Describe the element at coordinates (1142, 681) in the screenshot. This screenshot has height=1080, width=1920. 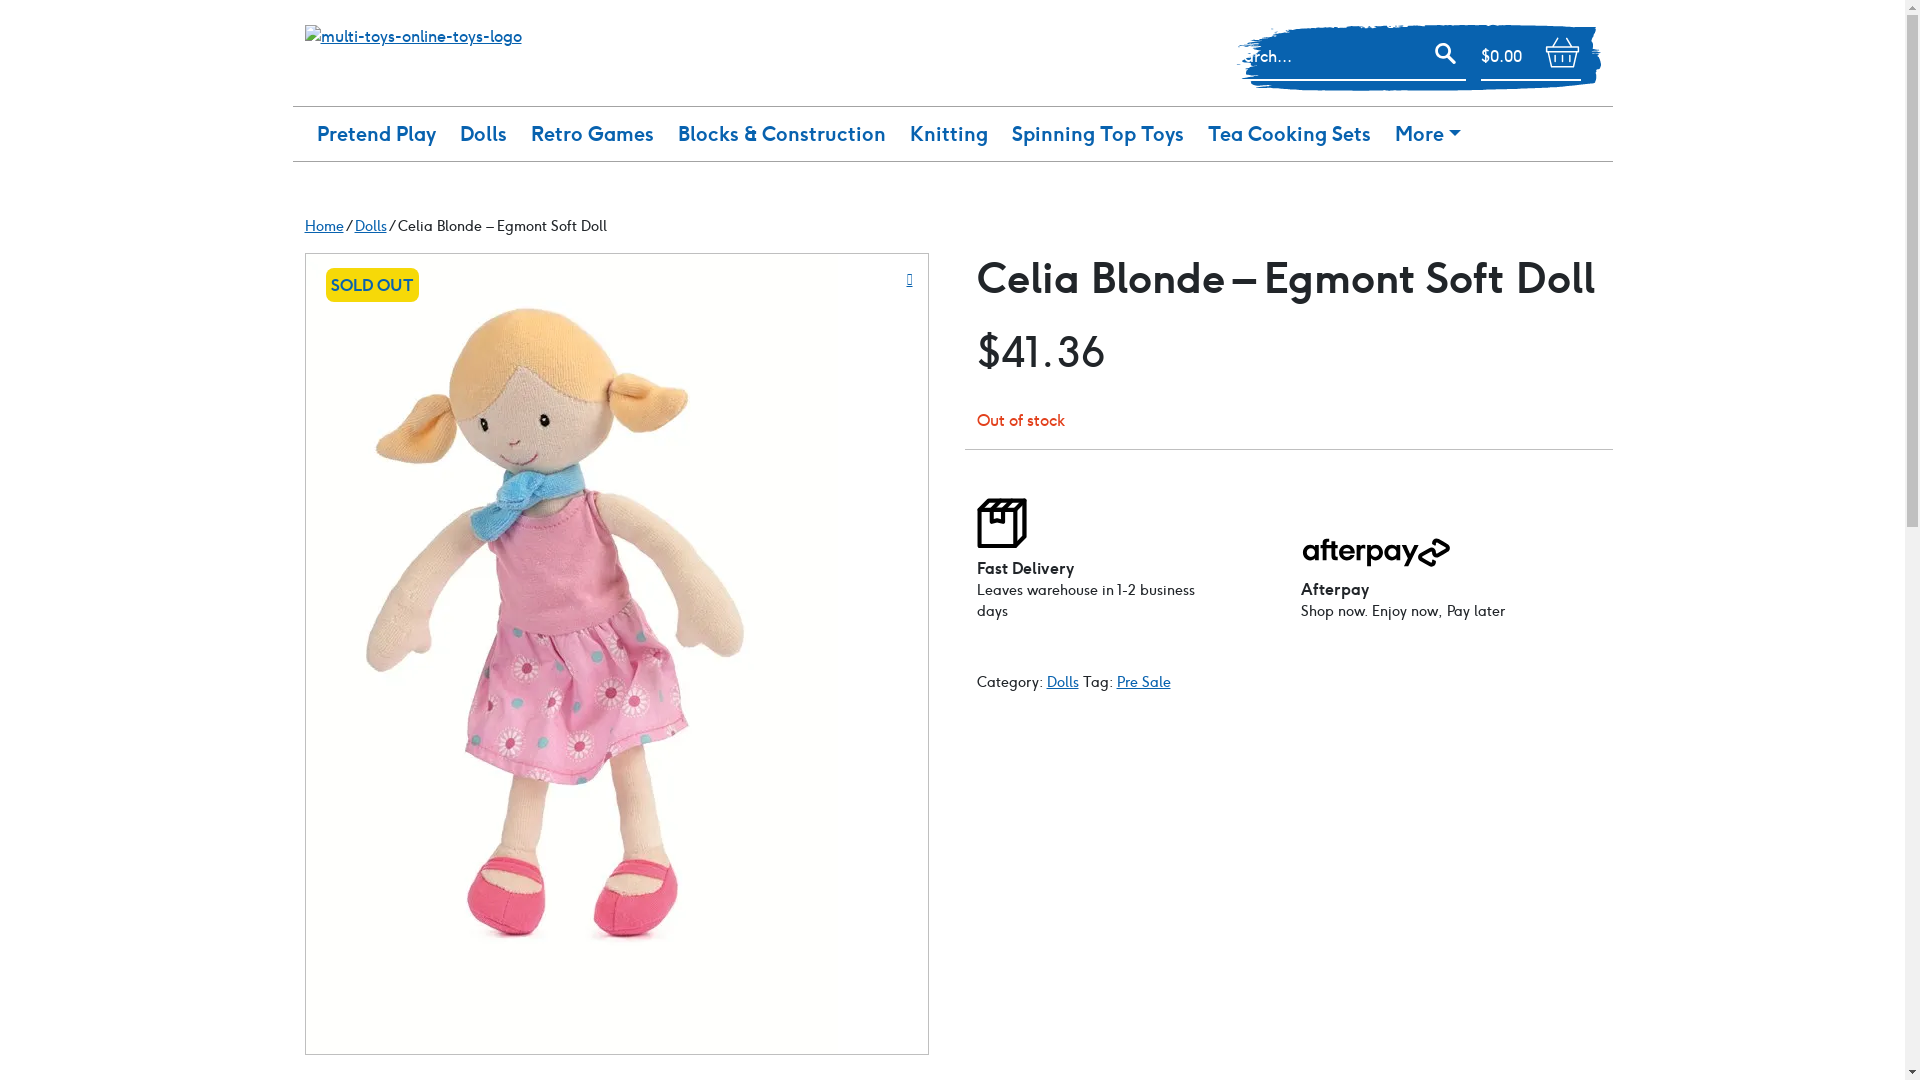
I see `'Pre Sale'` at that location.